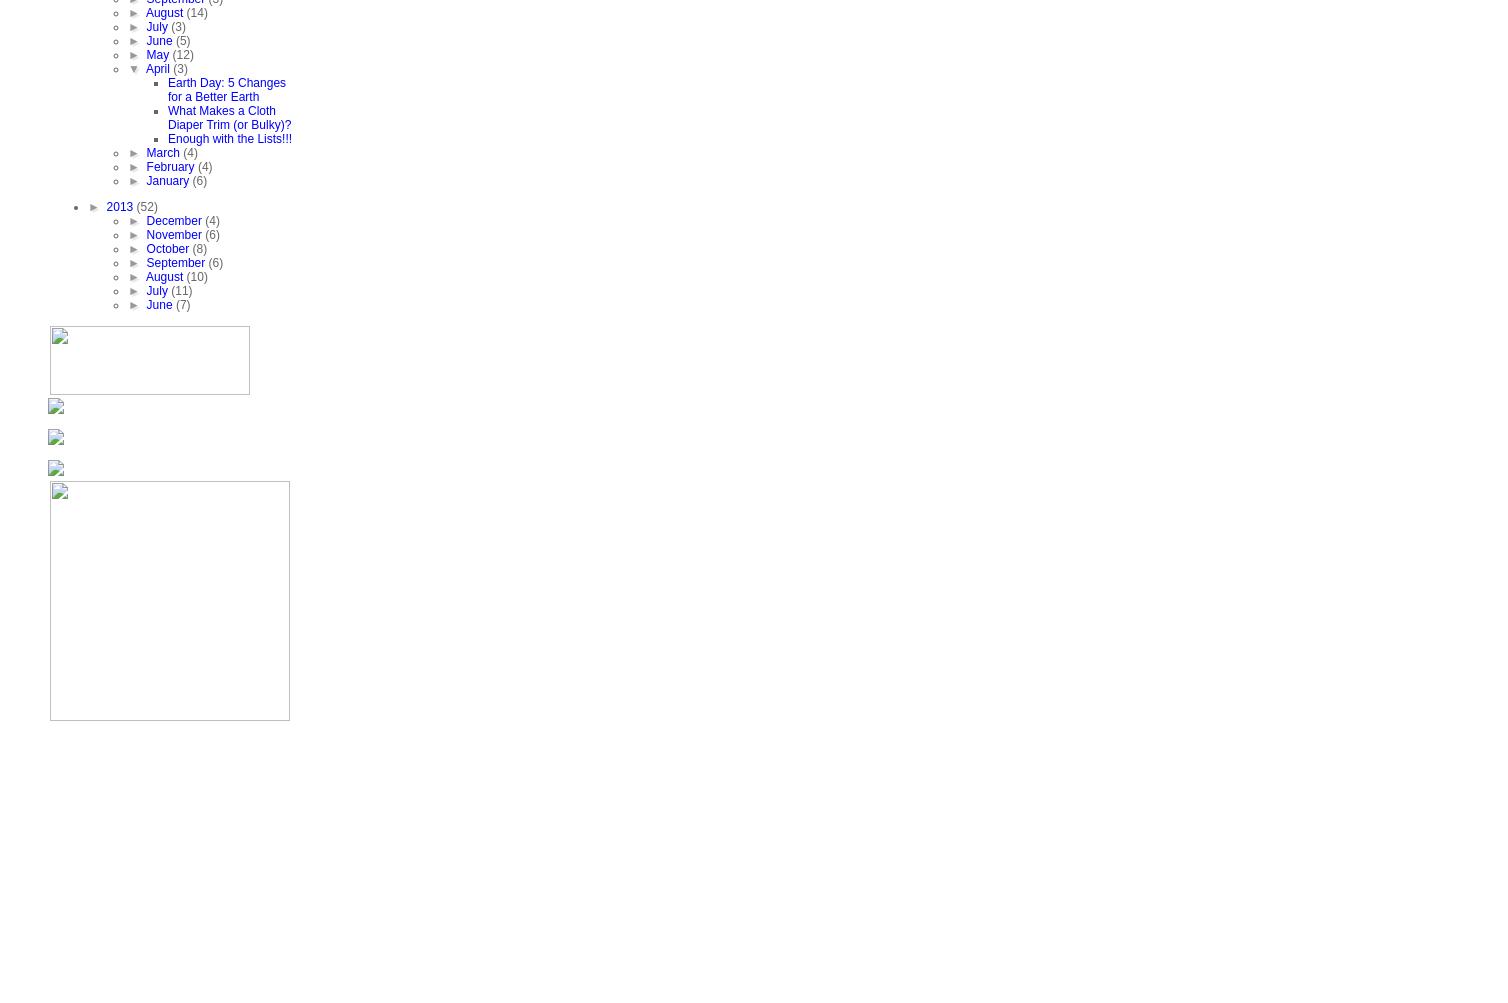 This screenshot has height=1003, width=1508. I want to click on 'February', so click(171, 165).